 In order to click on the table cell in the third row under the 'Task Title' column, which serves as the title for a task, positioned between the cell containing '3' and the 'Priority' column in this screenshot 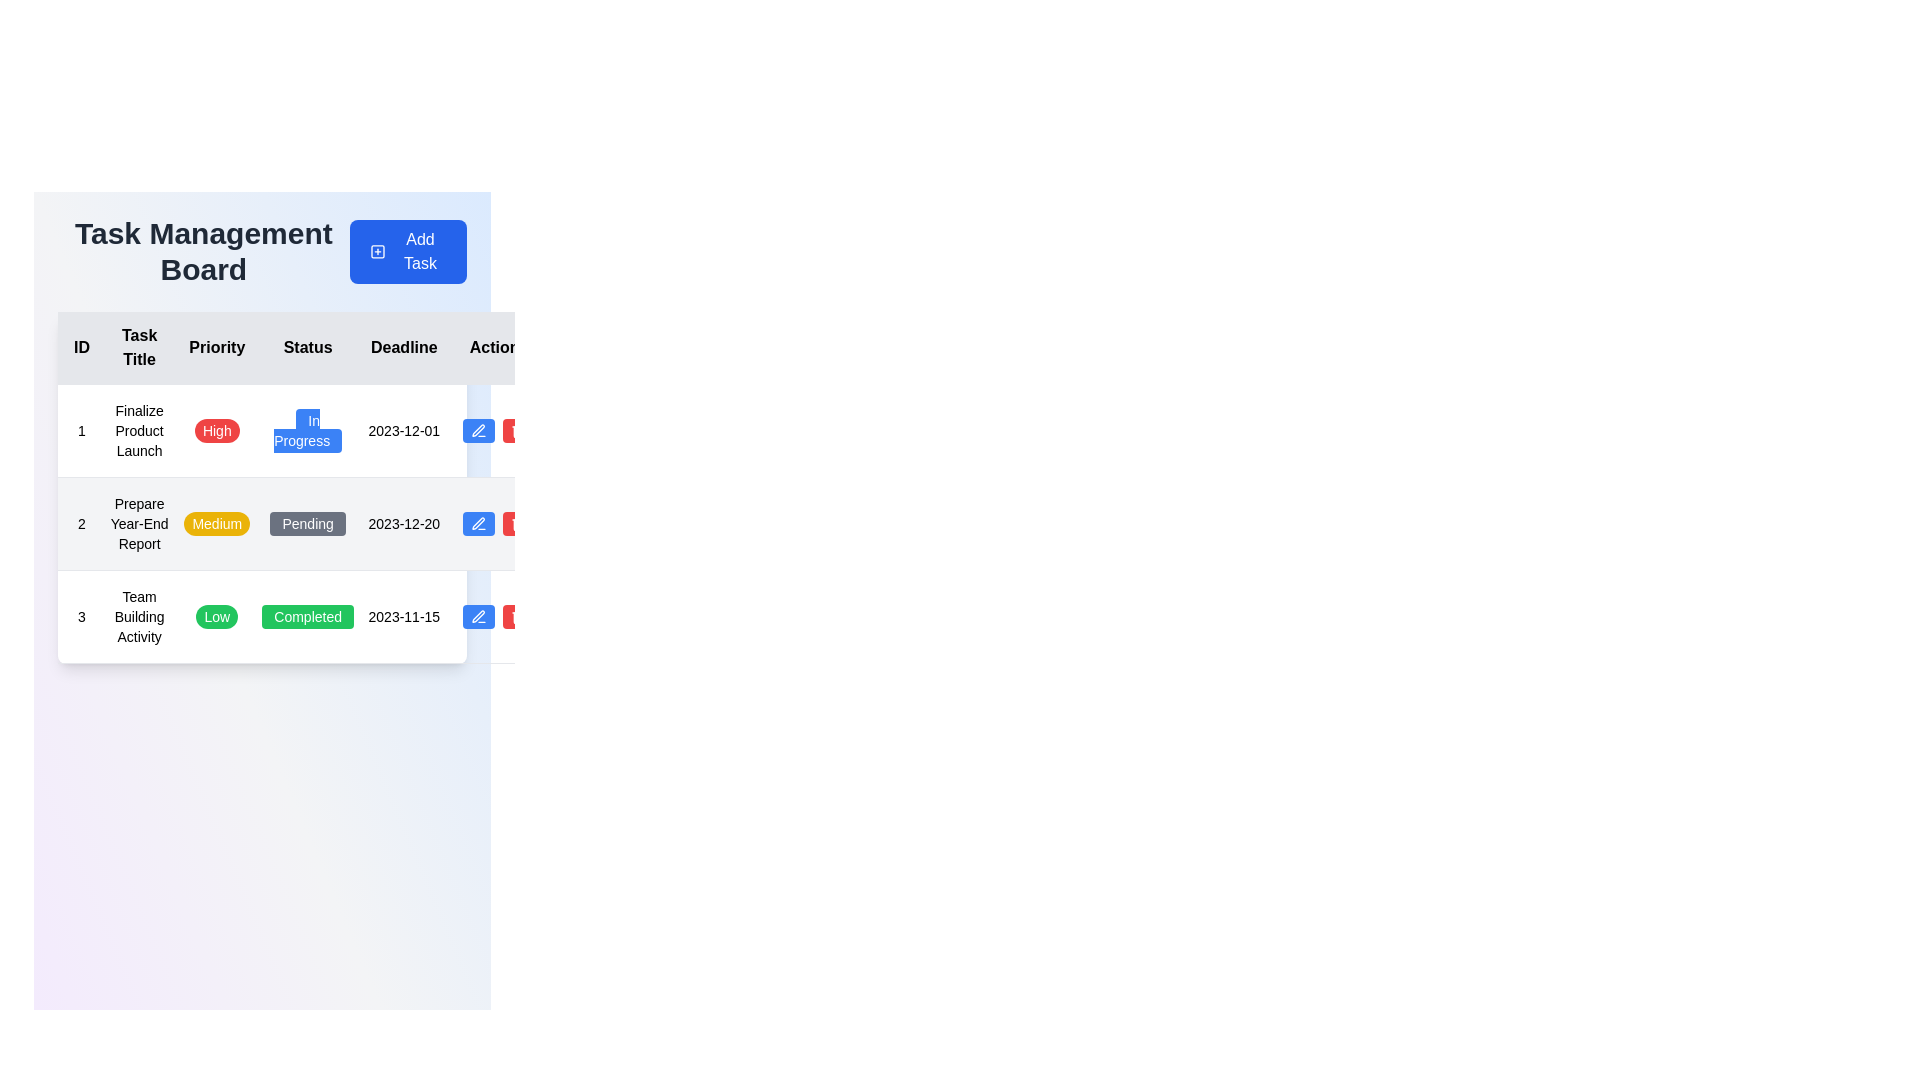, I will do `click(138, 616)`.